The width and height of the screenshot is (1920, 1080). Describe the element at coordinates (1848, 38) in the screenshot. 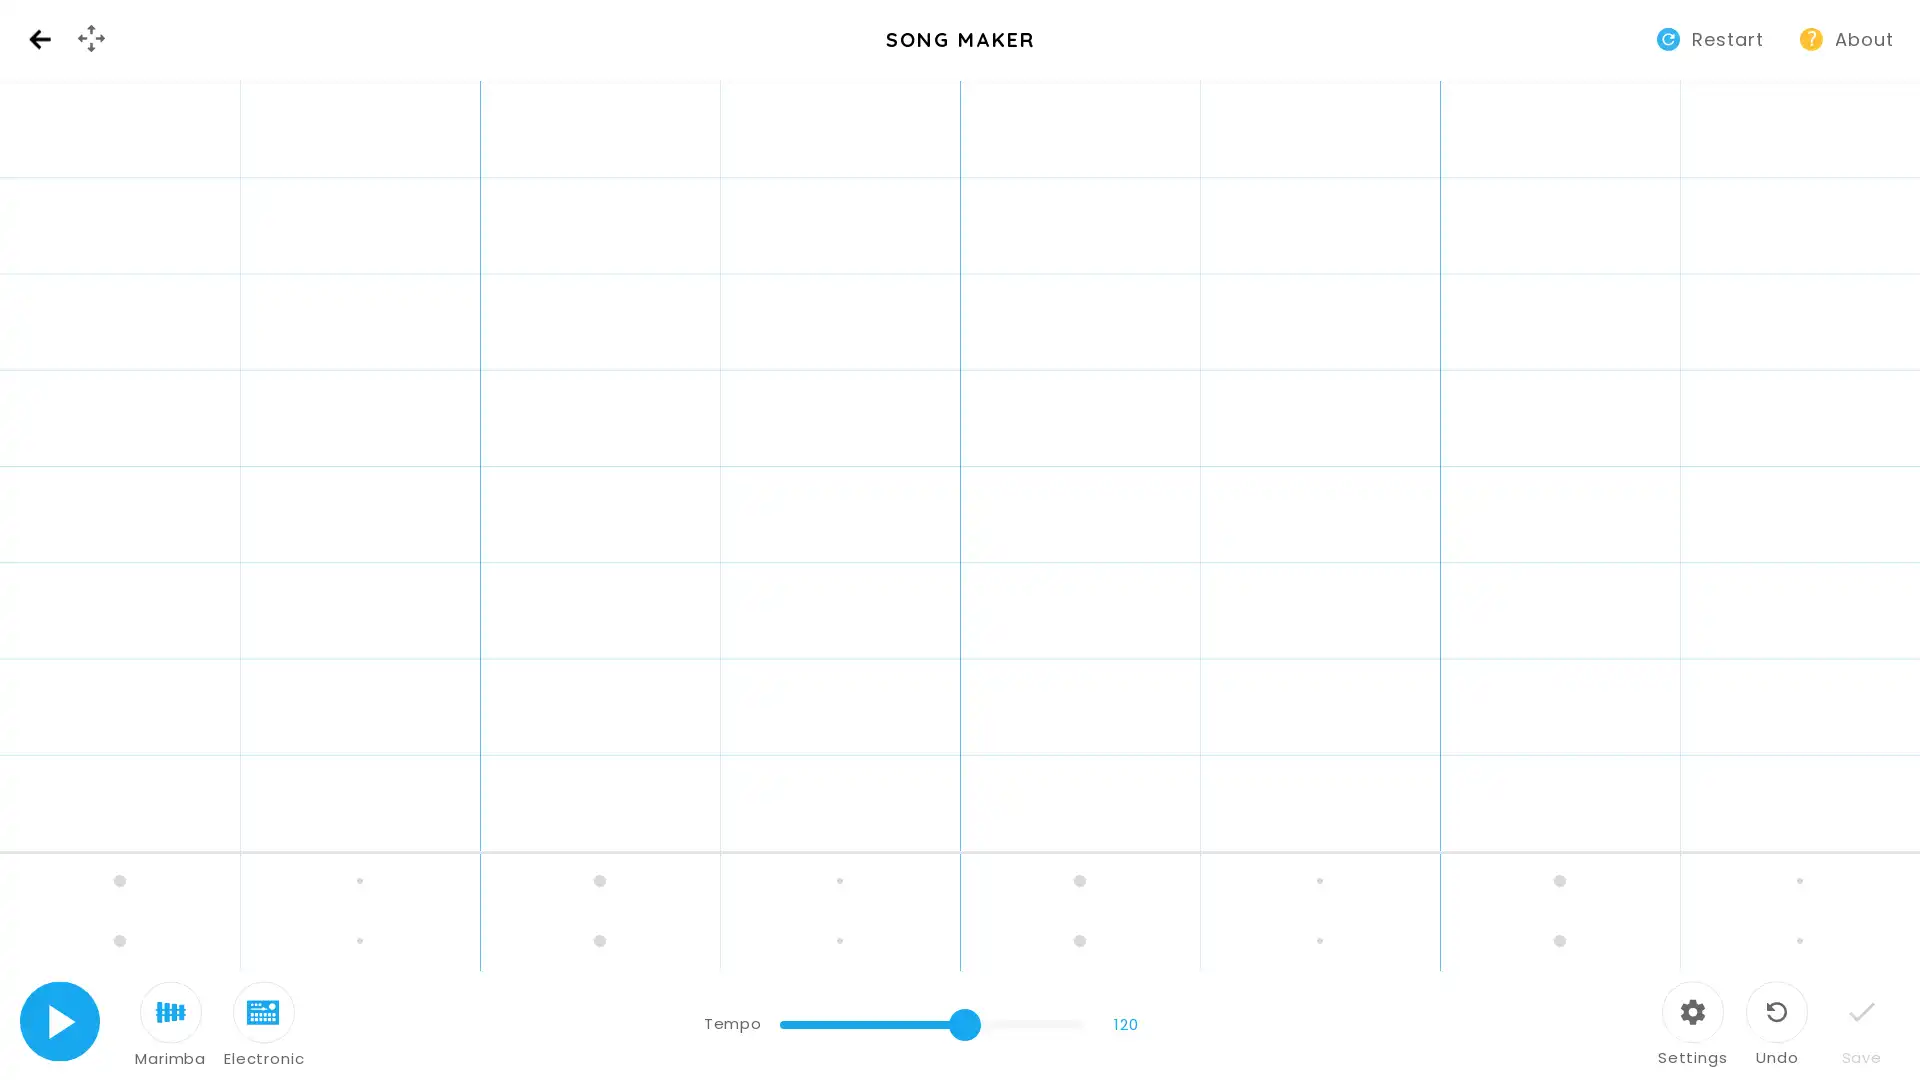

I see `About` at that location.